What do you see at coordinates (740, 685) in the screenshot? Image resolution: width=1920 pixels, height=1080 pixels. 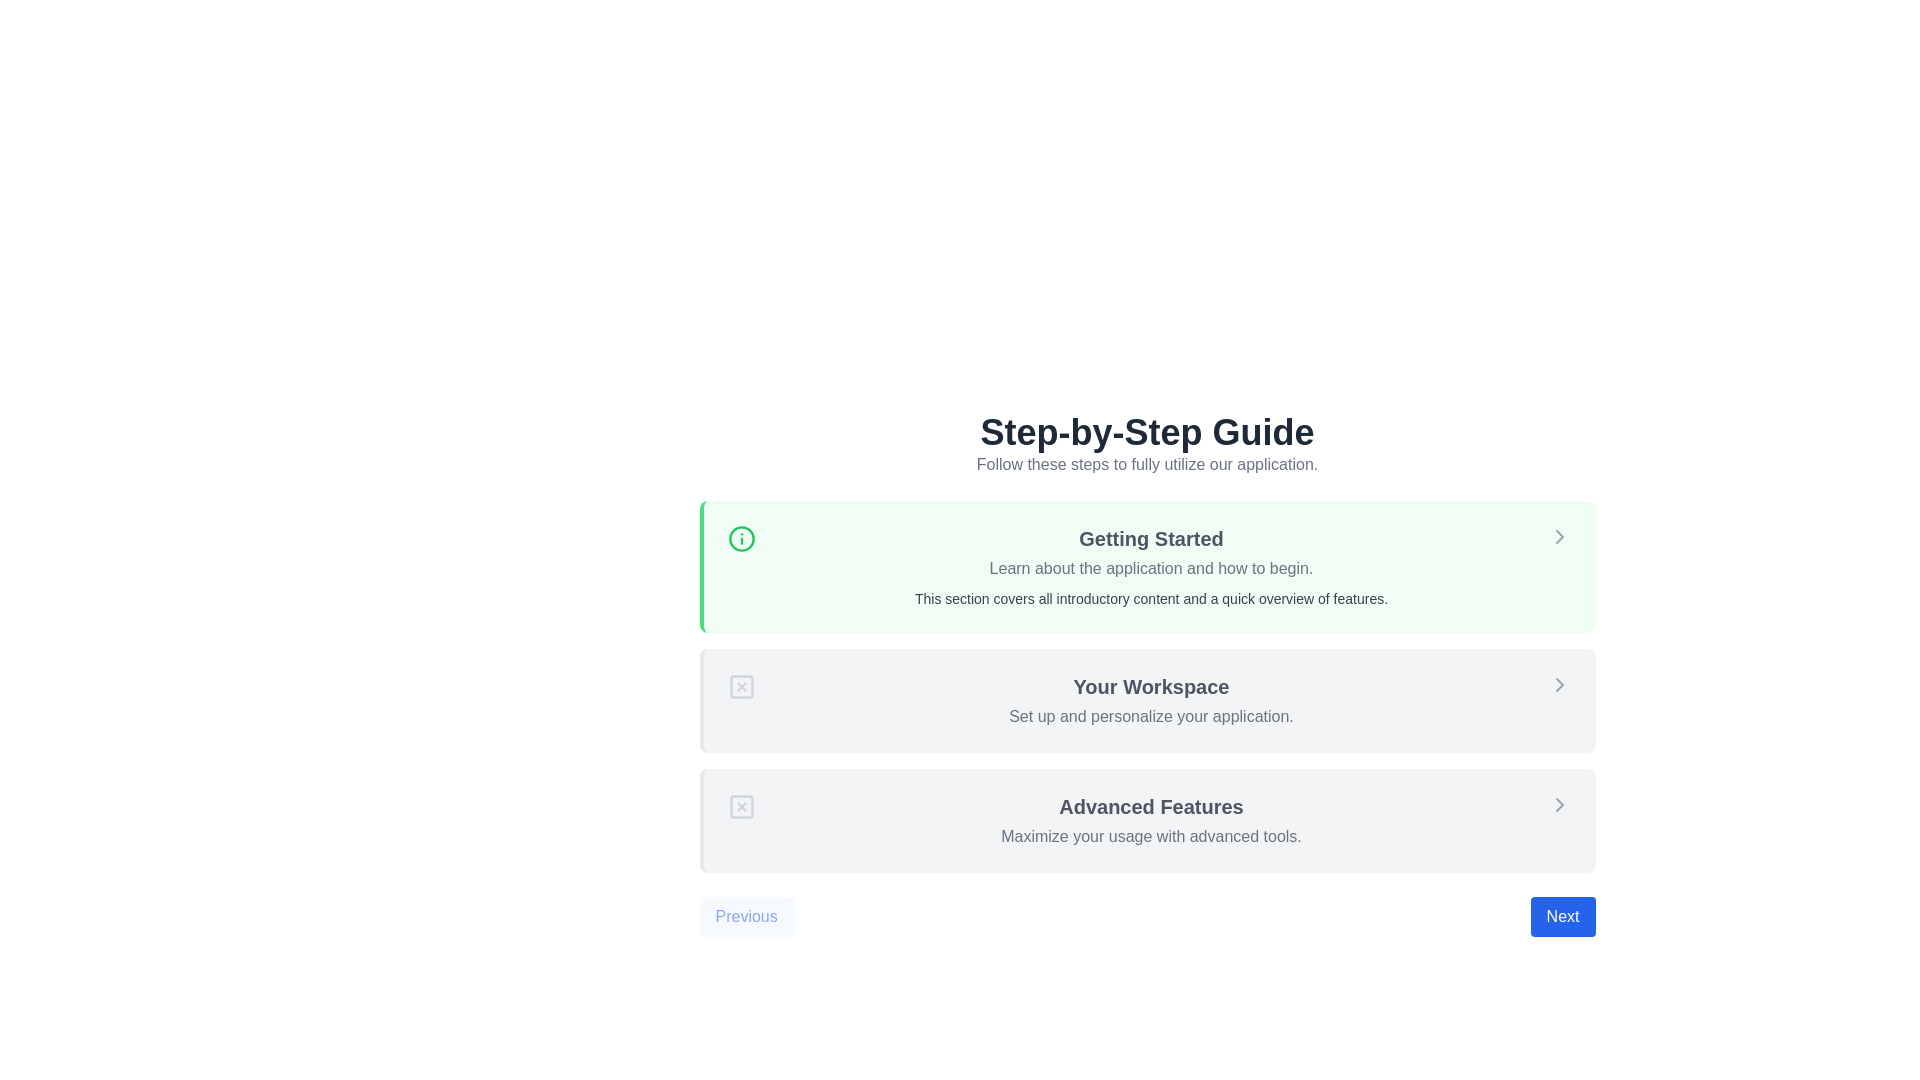 I see `the Icon element that resembles a square with a cross ('X') in the center, located in the 'Your Workspace' section, below 'Getting Started' and above 'Advanced Features'` at bounding box center [740, 685].